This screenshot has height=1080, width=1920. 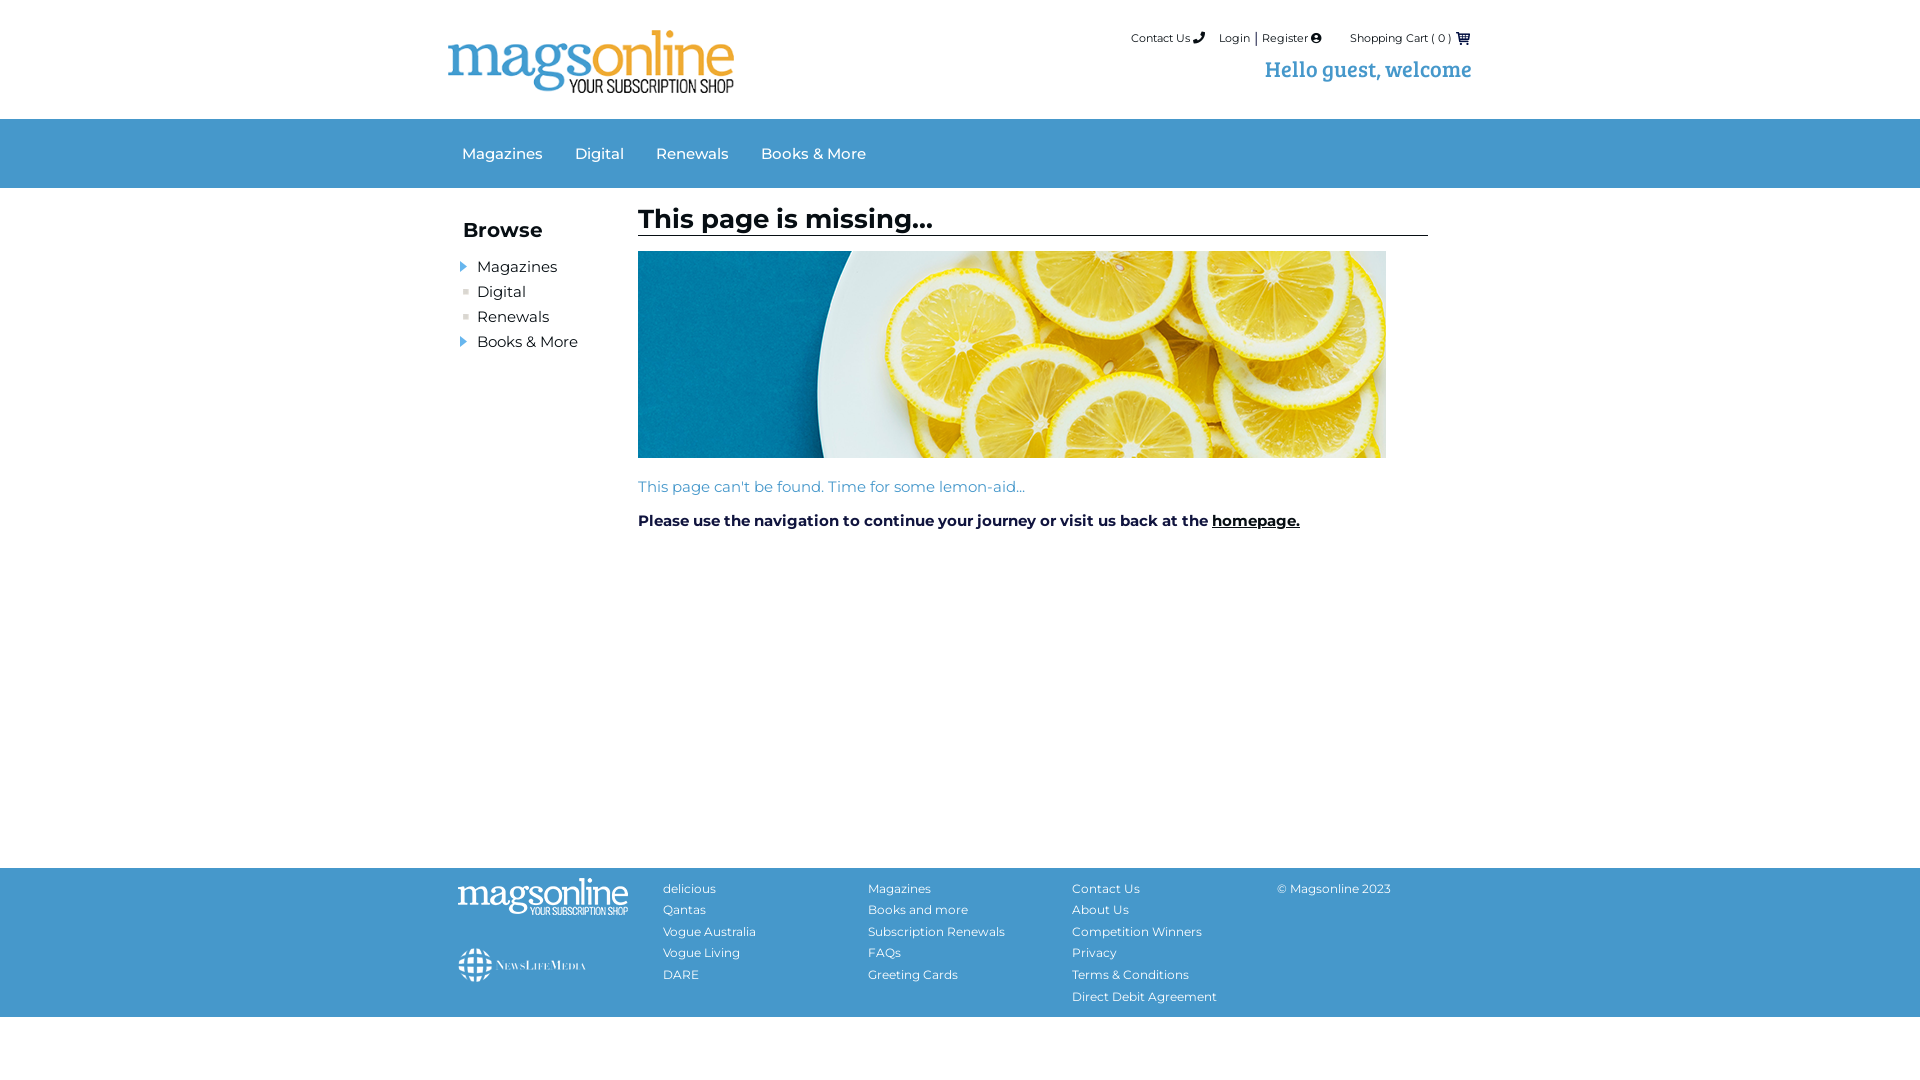 What do you see at coordinates (1291, 38) in the screenshot?
I see `'Register '` at bounding box center [1291, 38].